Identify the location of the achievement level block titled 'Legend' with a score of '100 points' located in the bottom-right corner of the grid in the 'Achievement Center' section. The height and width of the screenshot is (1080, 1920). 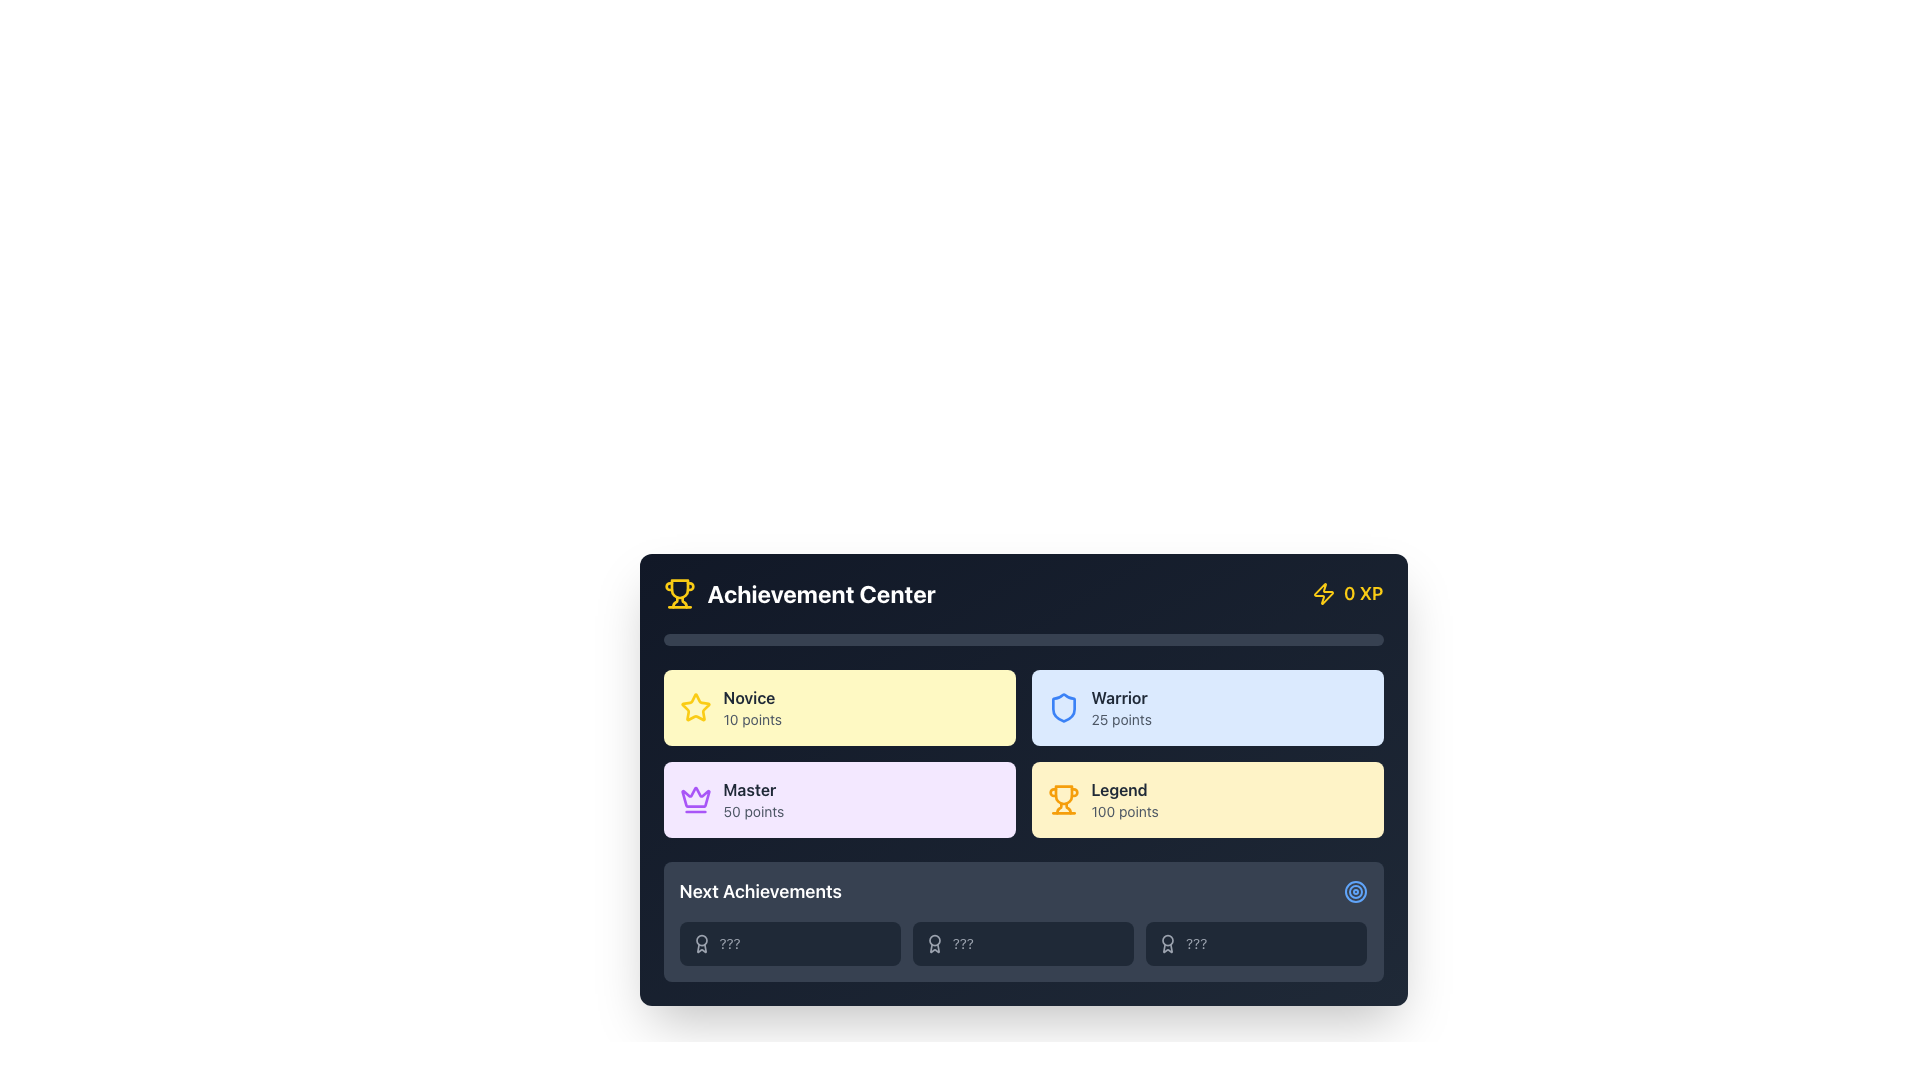
(1206, 798).